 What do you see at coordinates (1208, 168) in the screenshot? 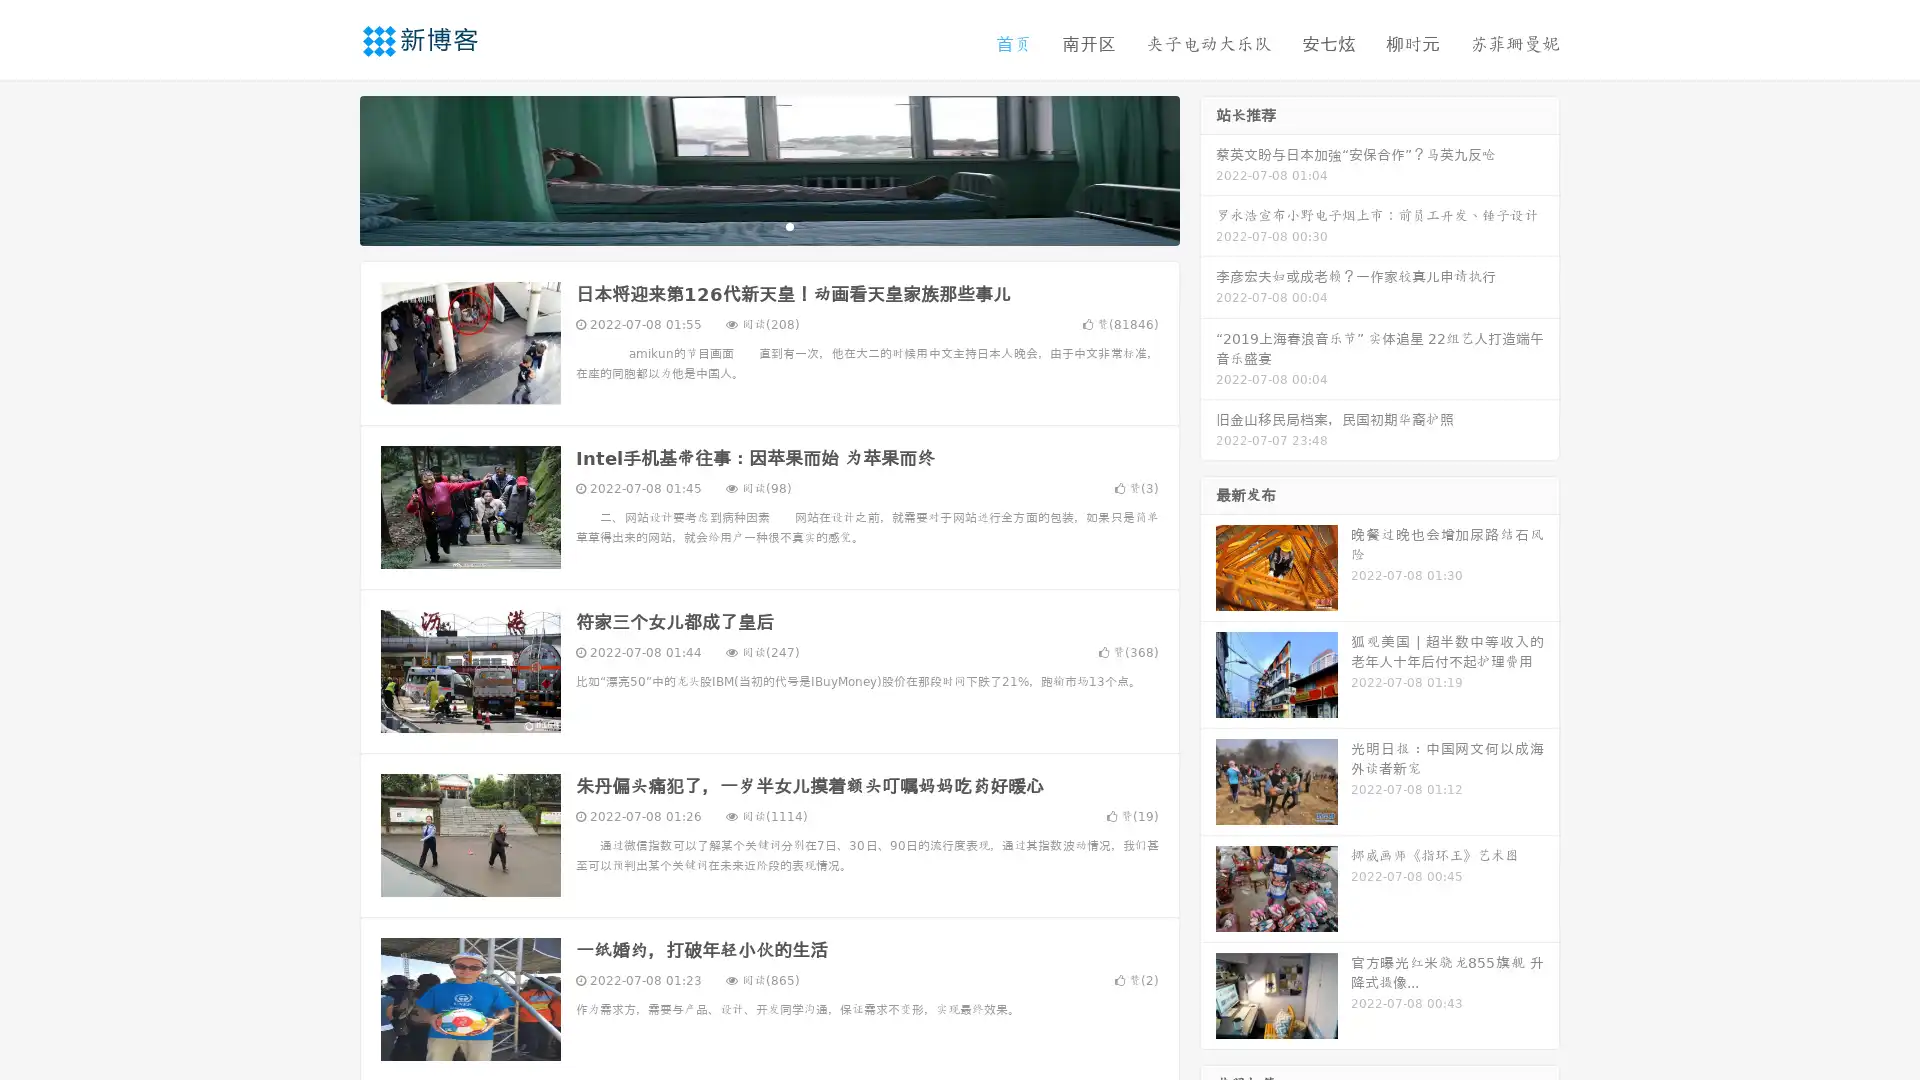
I see `Next slide` at bounding box center [1208, 168].